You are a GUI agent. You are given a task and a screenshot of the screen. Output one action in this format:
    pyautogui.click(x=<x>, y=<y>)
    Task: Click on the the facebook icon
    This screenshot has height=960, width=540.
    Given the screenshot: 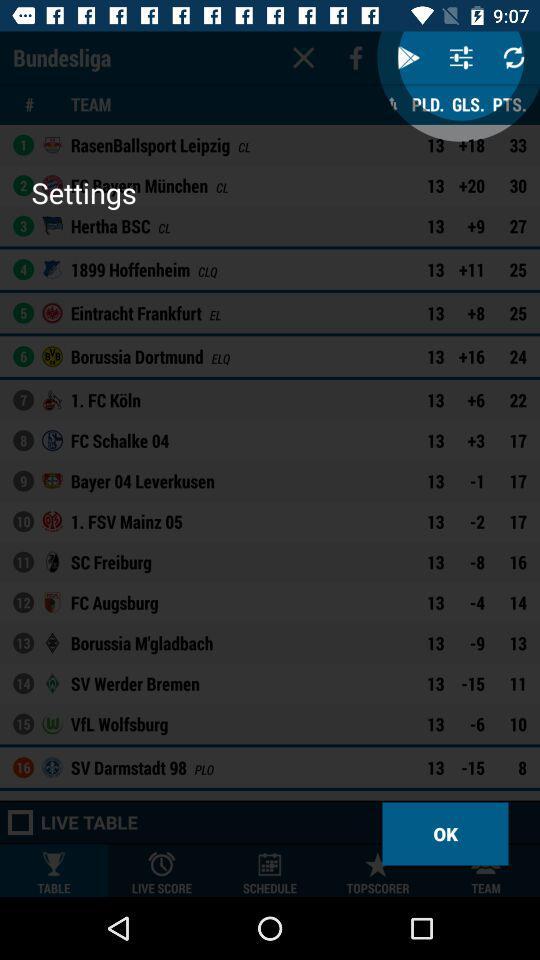 What is the action you would take?
    pyautogui.click(x=355, y=56)
    